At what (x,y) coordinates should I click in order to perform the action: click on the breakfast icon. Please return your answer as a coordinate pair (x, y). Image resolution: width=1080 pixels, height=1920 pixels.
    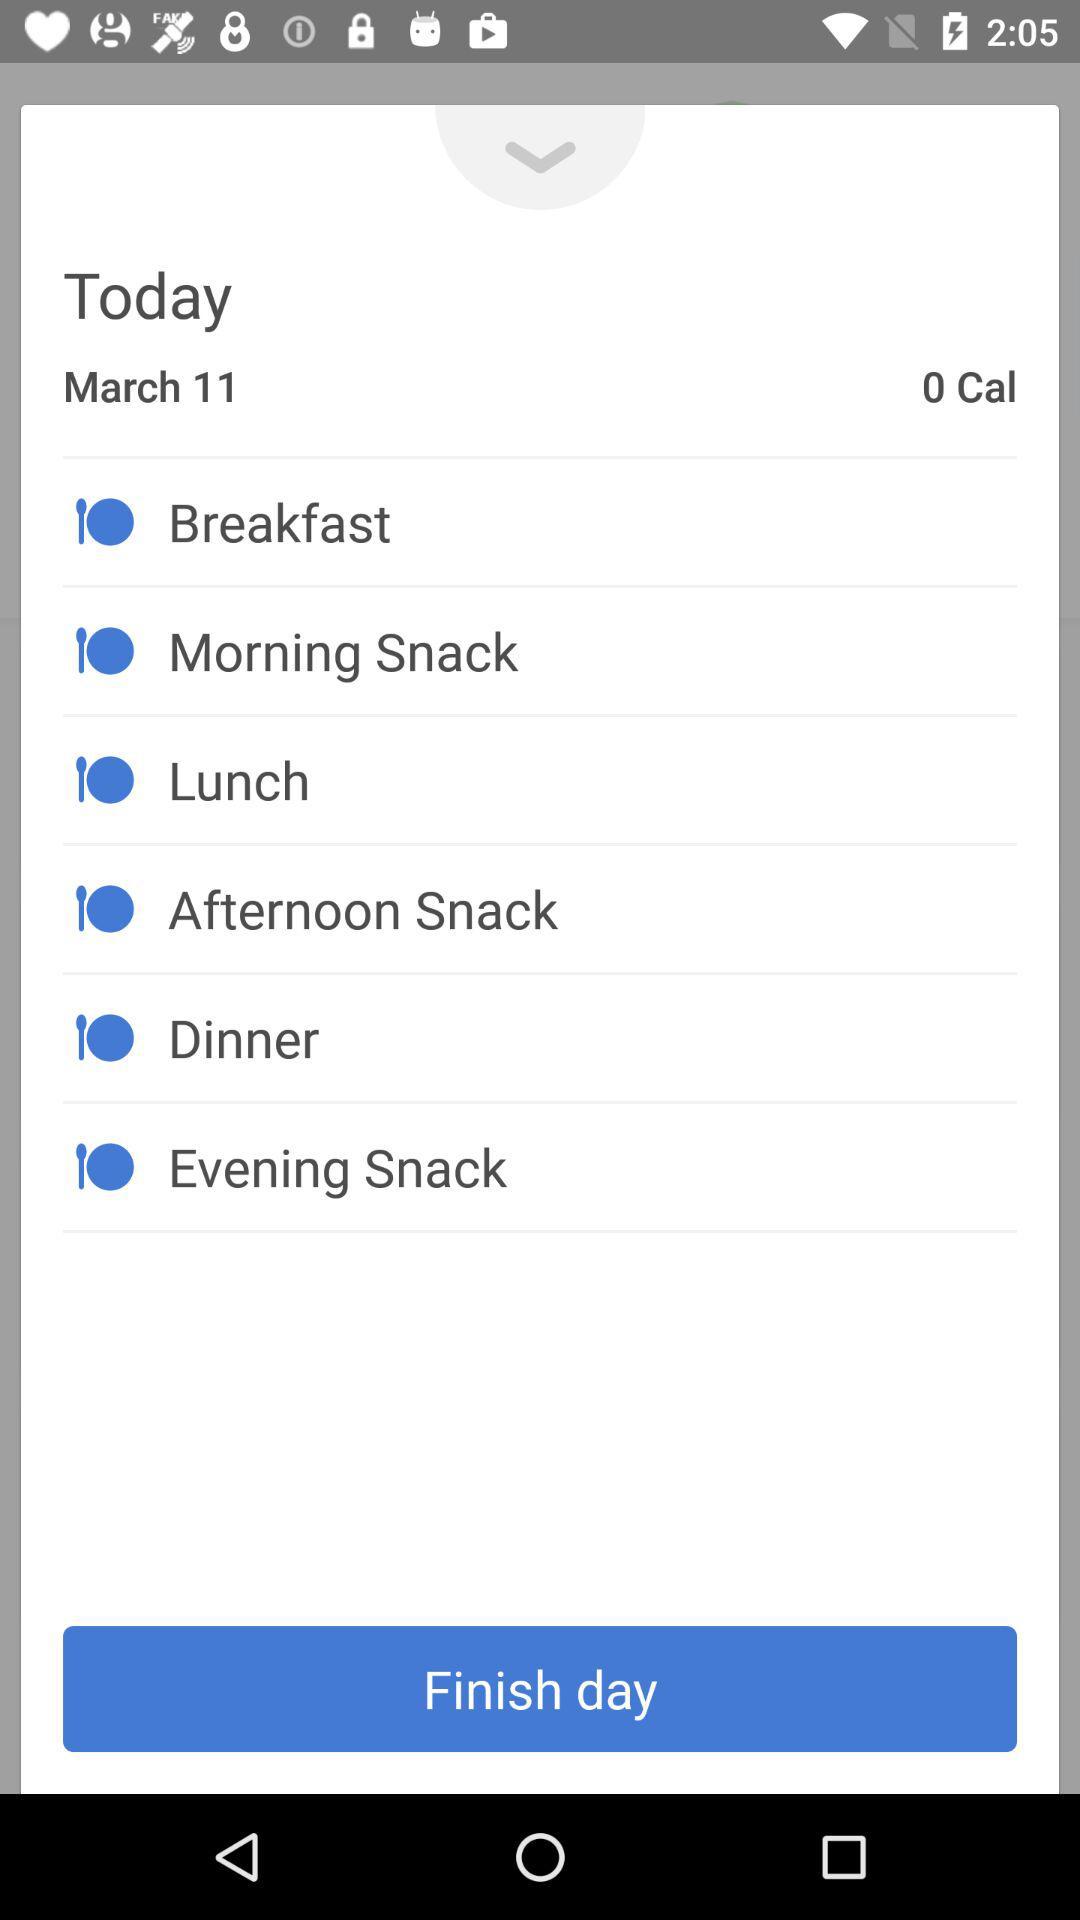
    Looking at the image, I should click on (591, 521).